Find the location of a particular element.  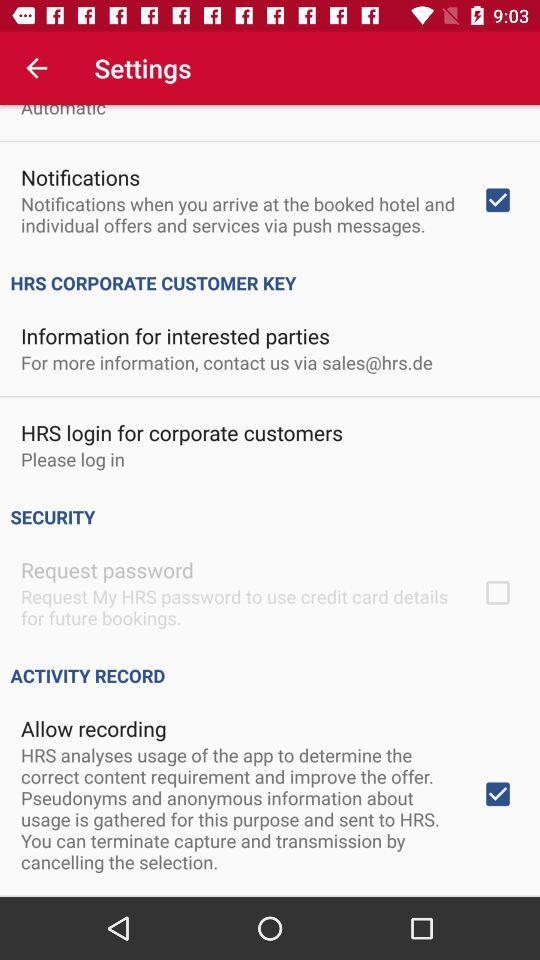

the item above automatic is located at coordinates (36, 68).